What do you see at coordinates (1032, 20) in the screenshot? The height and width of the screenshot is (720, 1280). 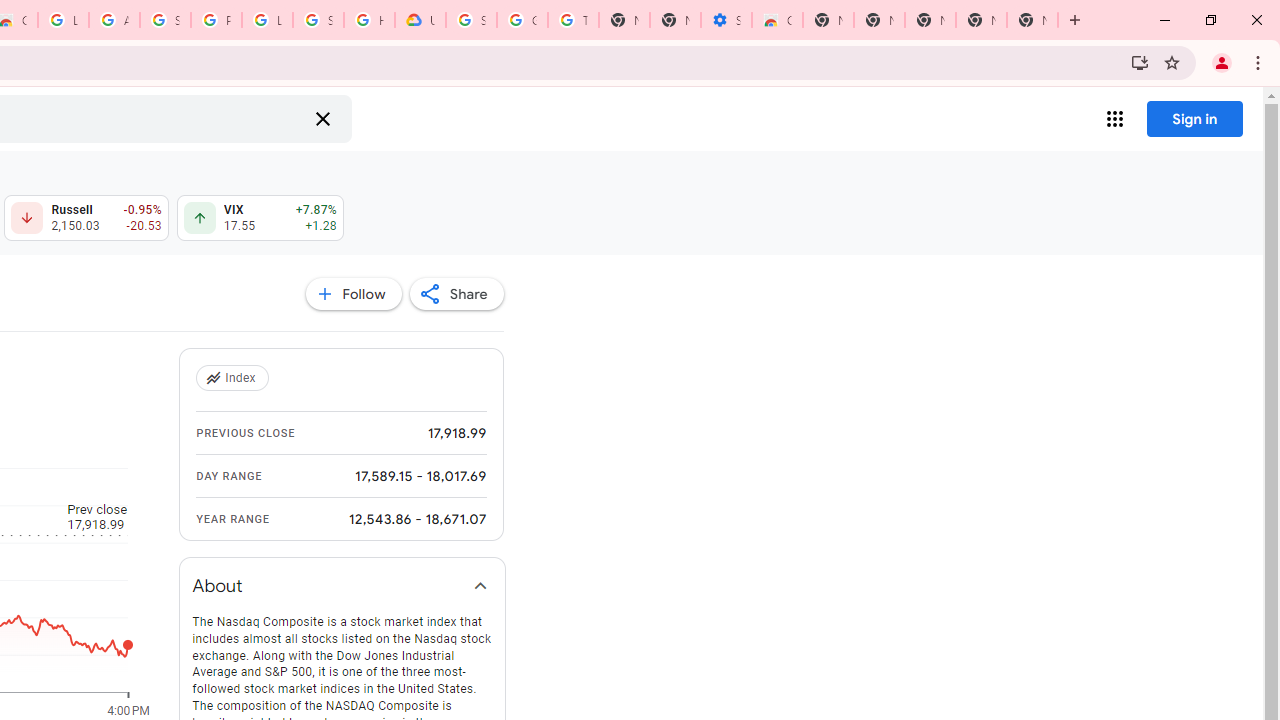 I see `'New Tab'` at bounding box center [1032, 20].